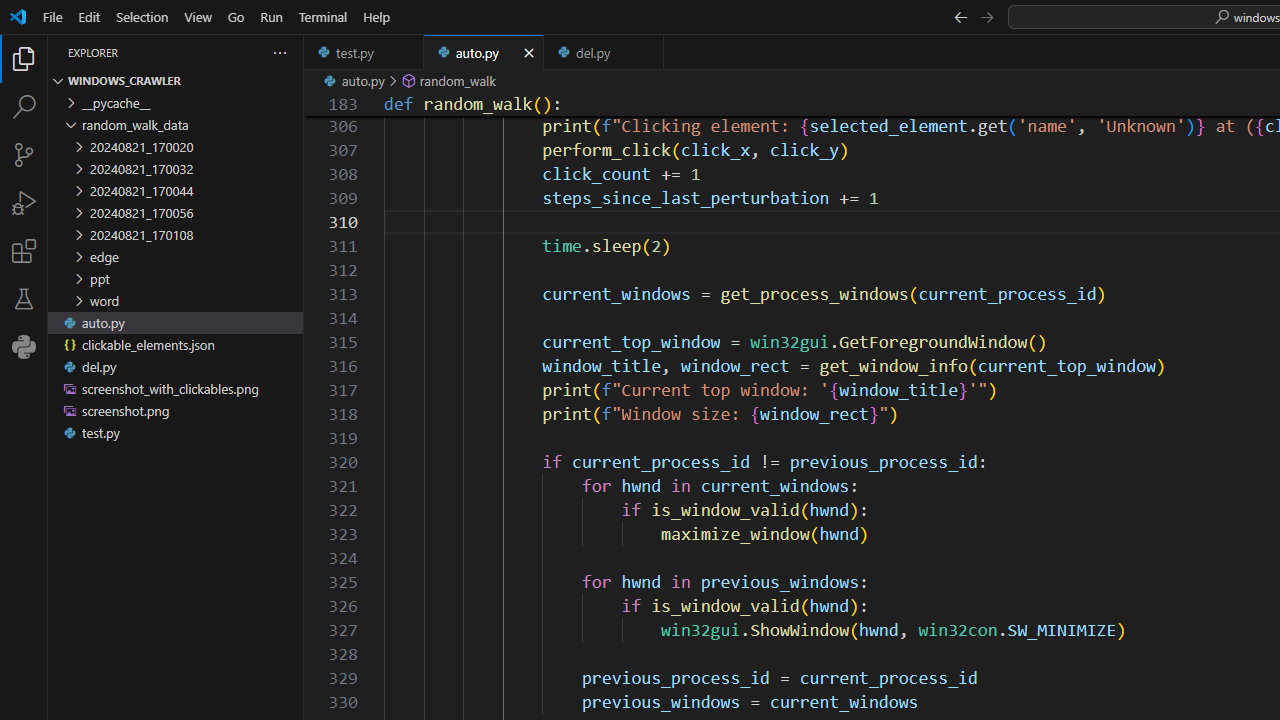  Describe the element at coordinates (24, 249) in the screenshot. I see `'Extensions (Ctrl+Shift+X)'` at that location.